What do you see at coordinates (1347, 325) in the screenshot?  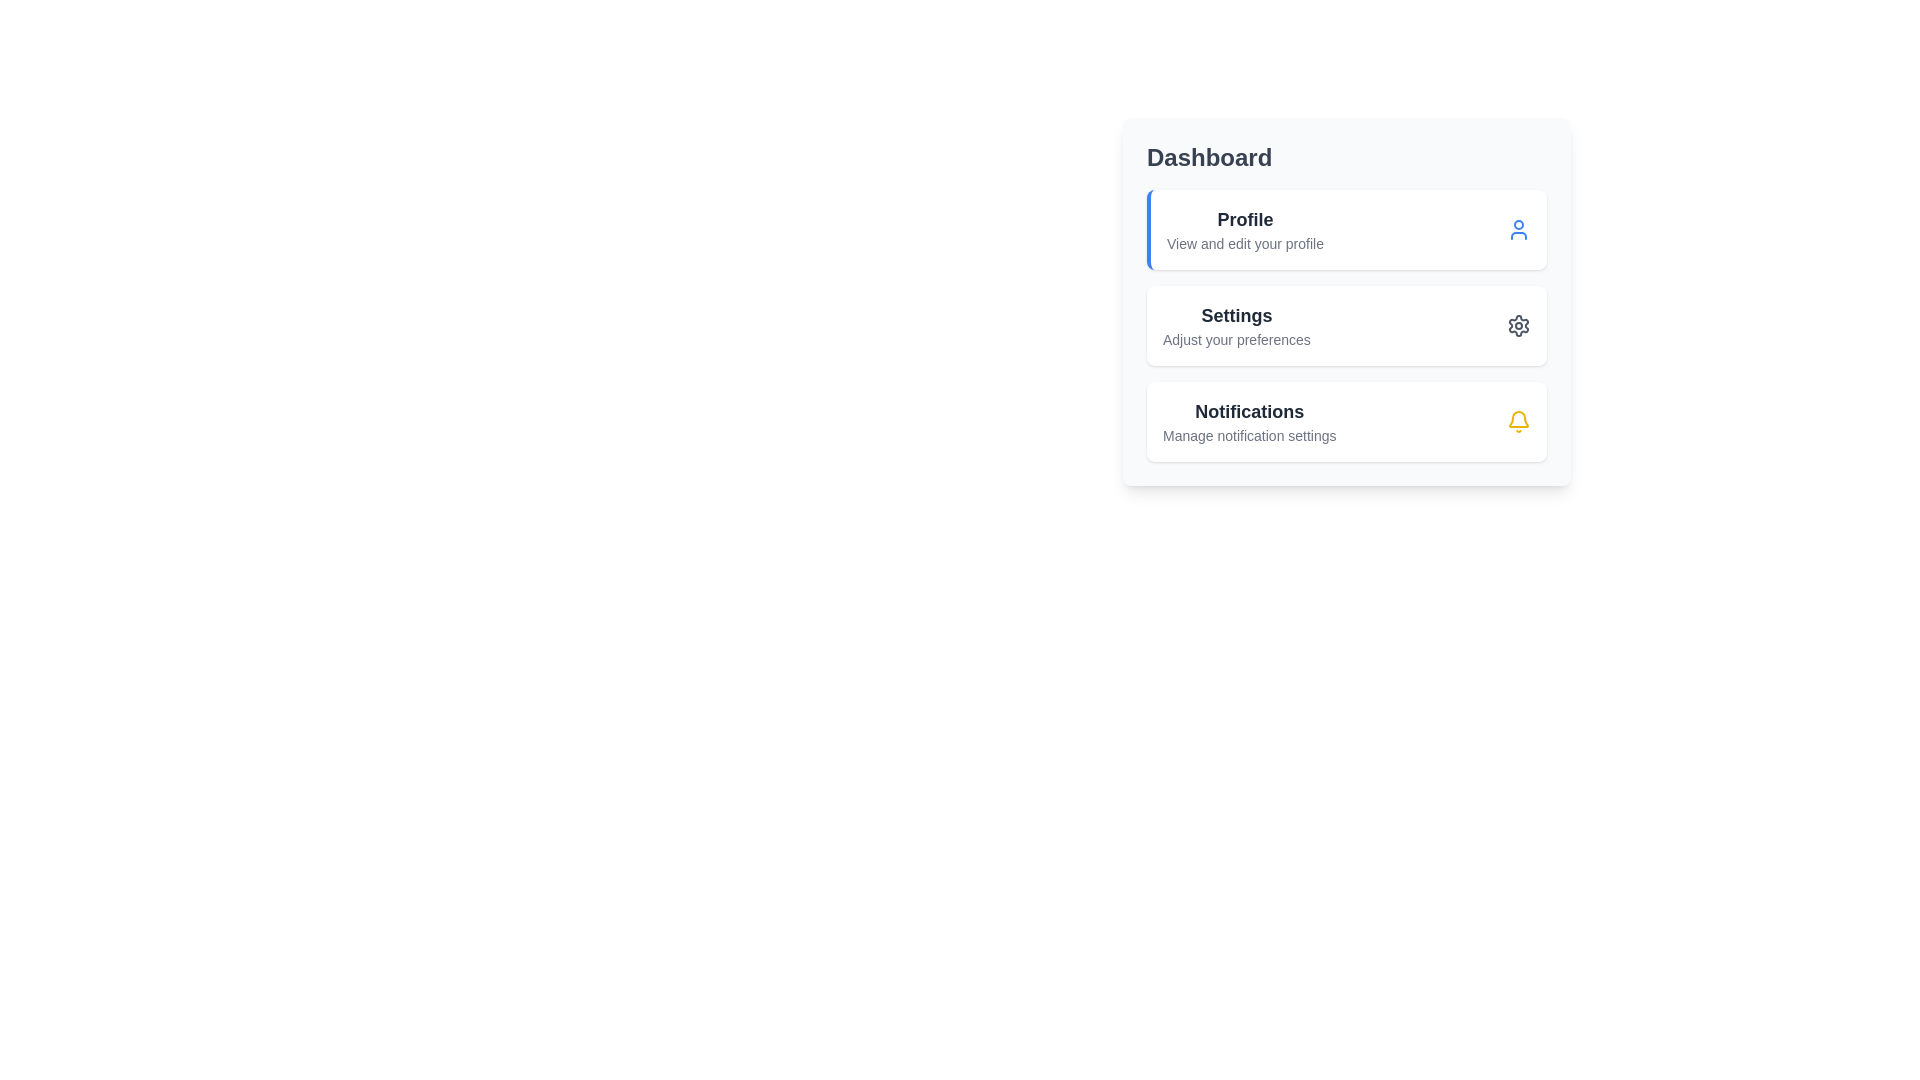 I see `the Interactive section located in the 'Dashboard' below 'Profile' and above 'Notifications'` at bounding box center [1347, 325].